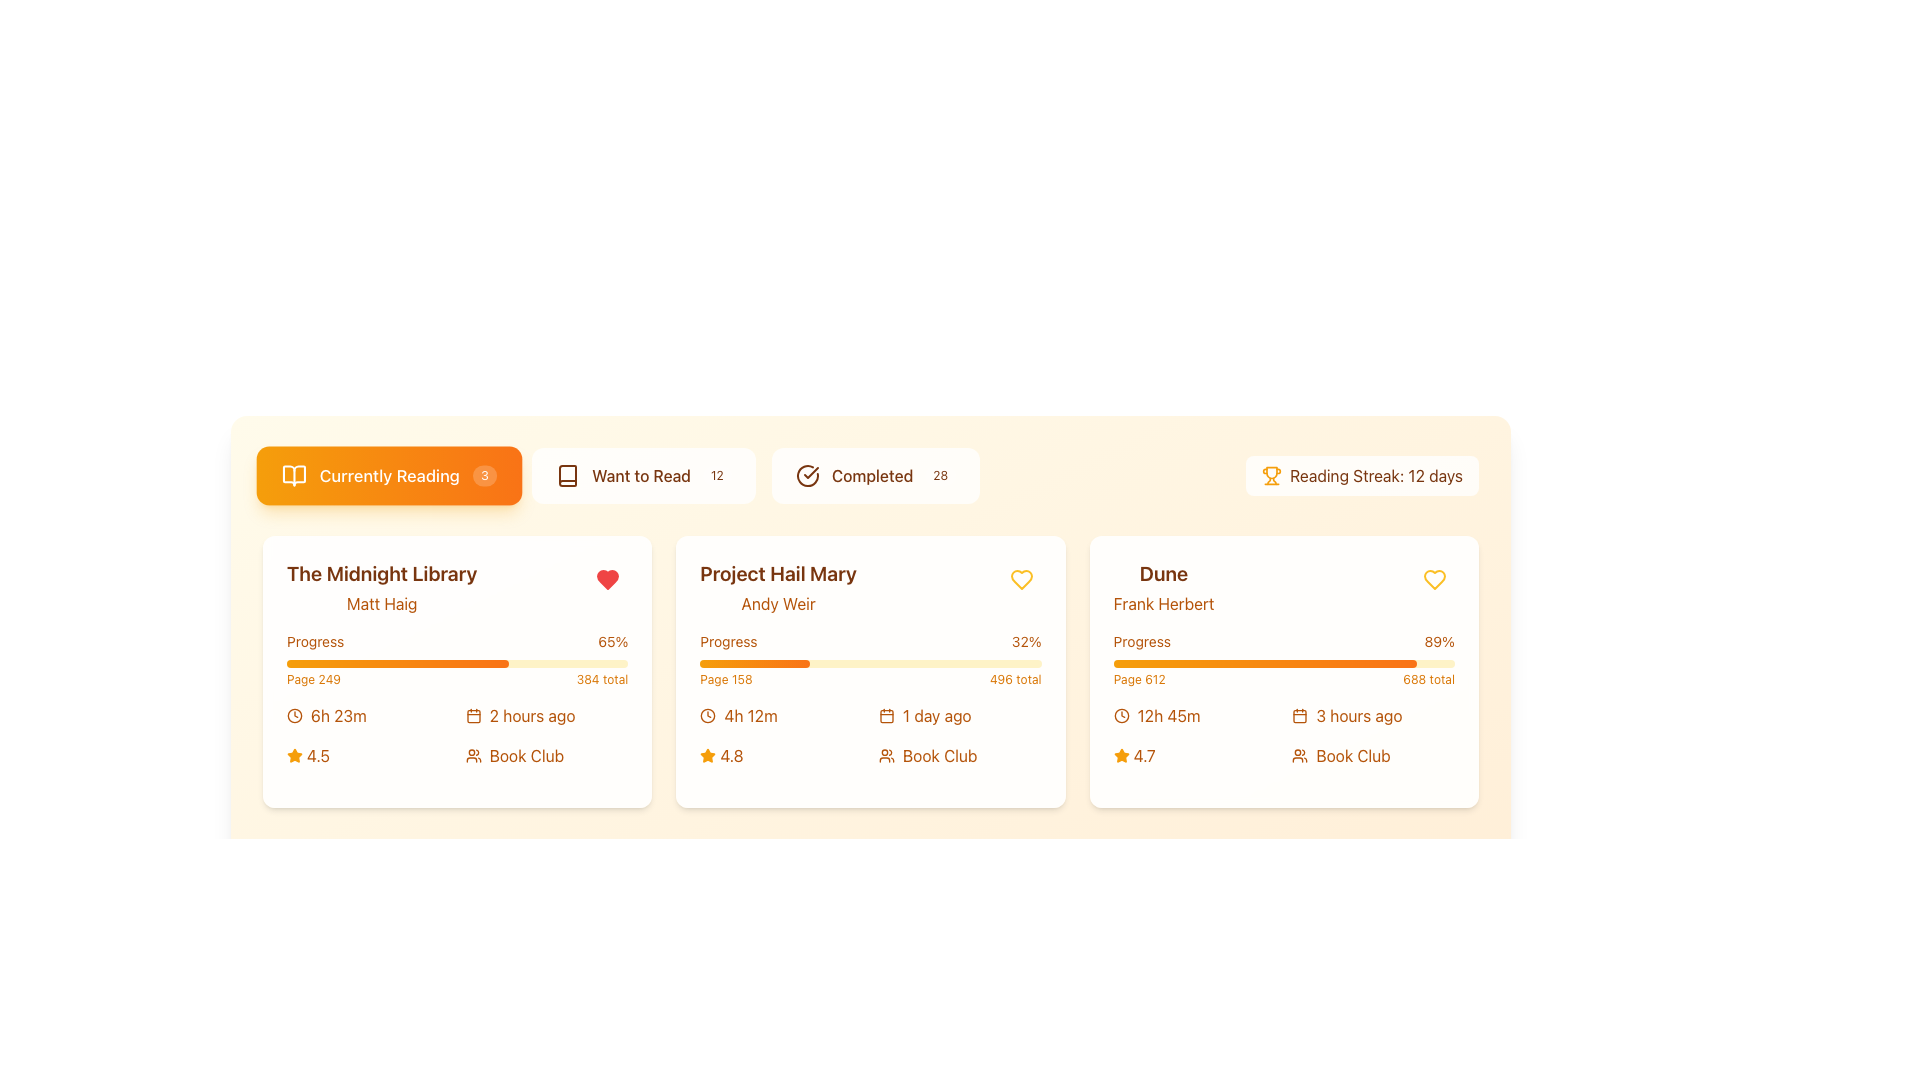 This screenshot has height=1080, width=1920. I want to click on the text display titled 'The Midnight Library' with the author 'Matt Haig' and the red heart icon, located in the upper section of the leftmost card in the 'Currently Reading' tab, so click(456, 586).